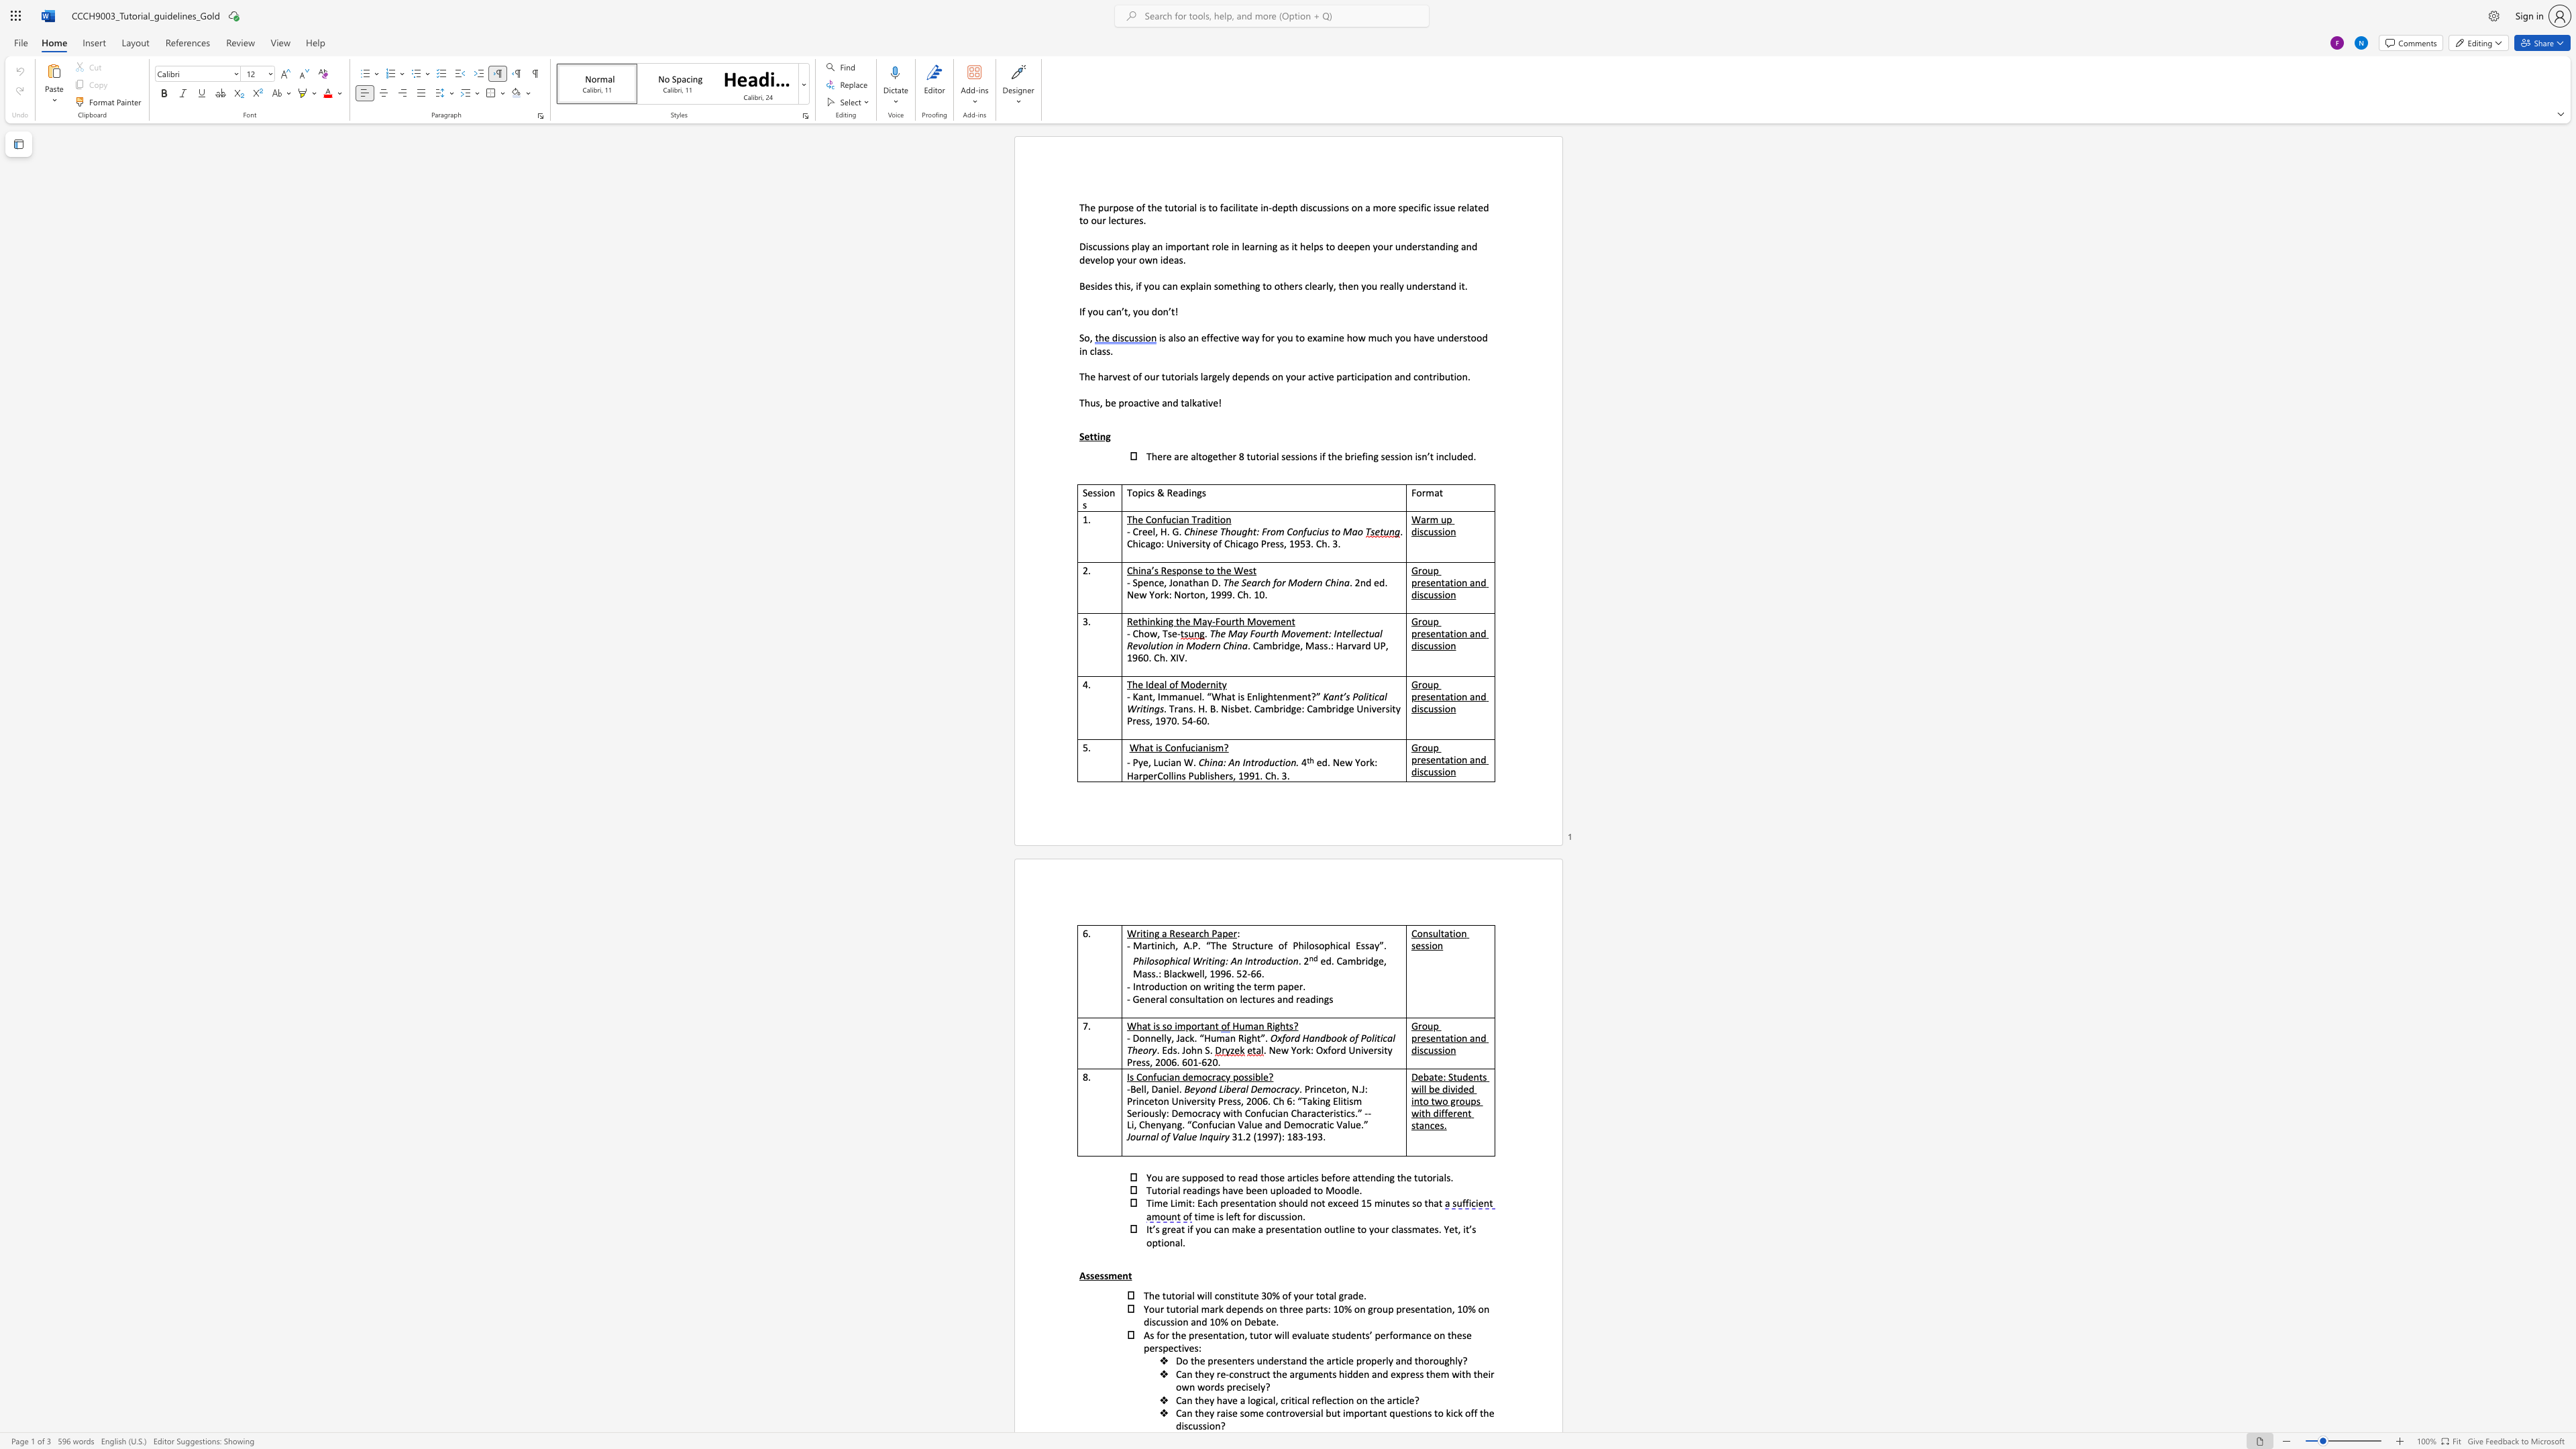  What do you see at coordinates (1155, 746) in the screenshot?
I see `the subset text "is" within the text "What is Confucianism?"` at bounding box center [1155, 746].